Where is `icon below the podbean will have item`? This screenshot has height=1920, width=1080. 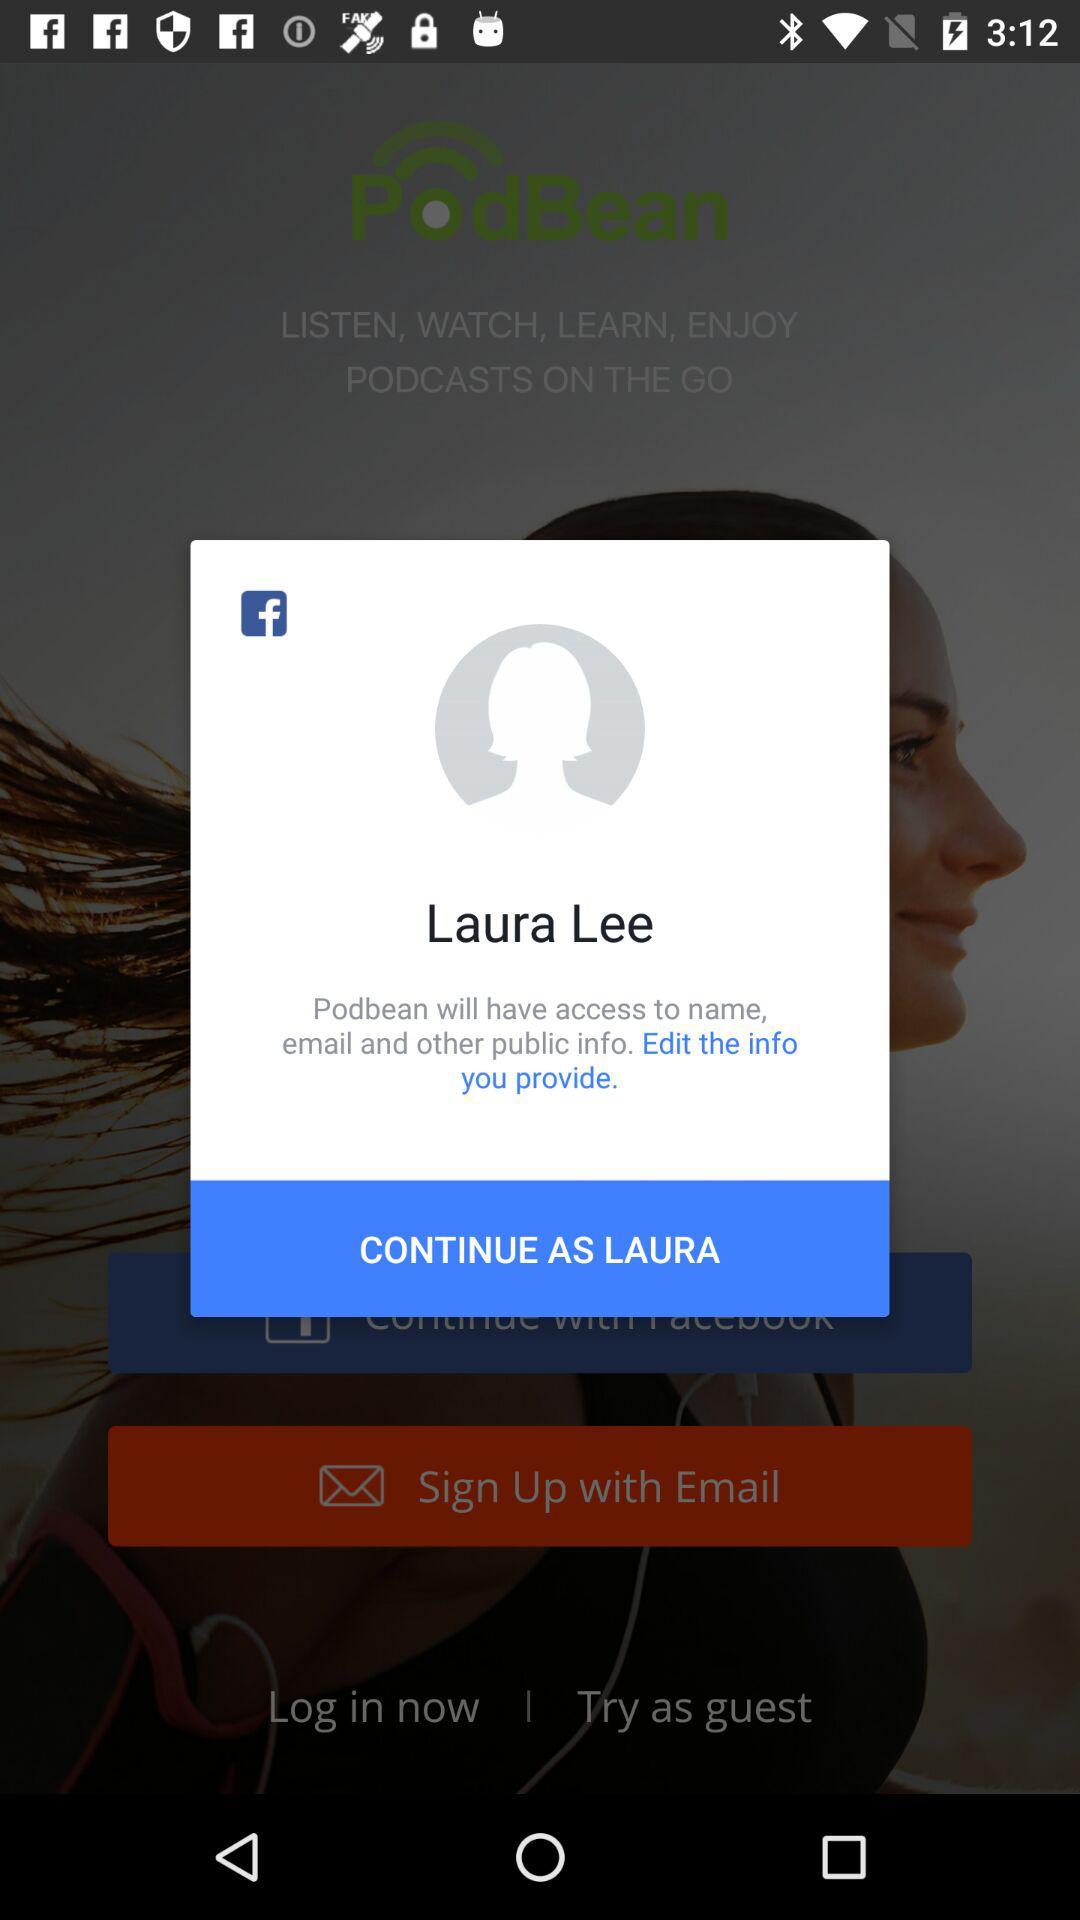 icon below the podbean will have item is located at coordinates (540, 1247).